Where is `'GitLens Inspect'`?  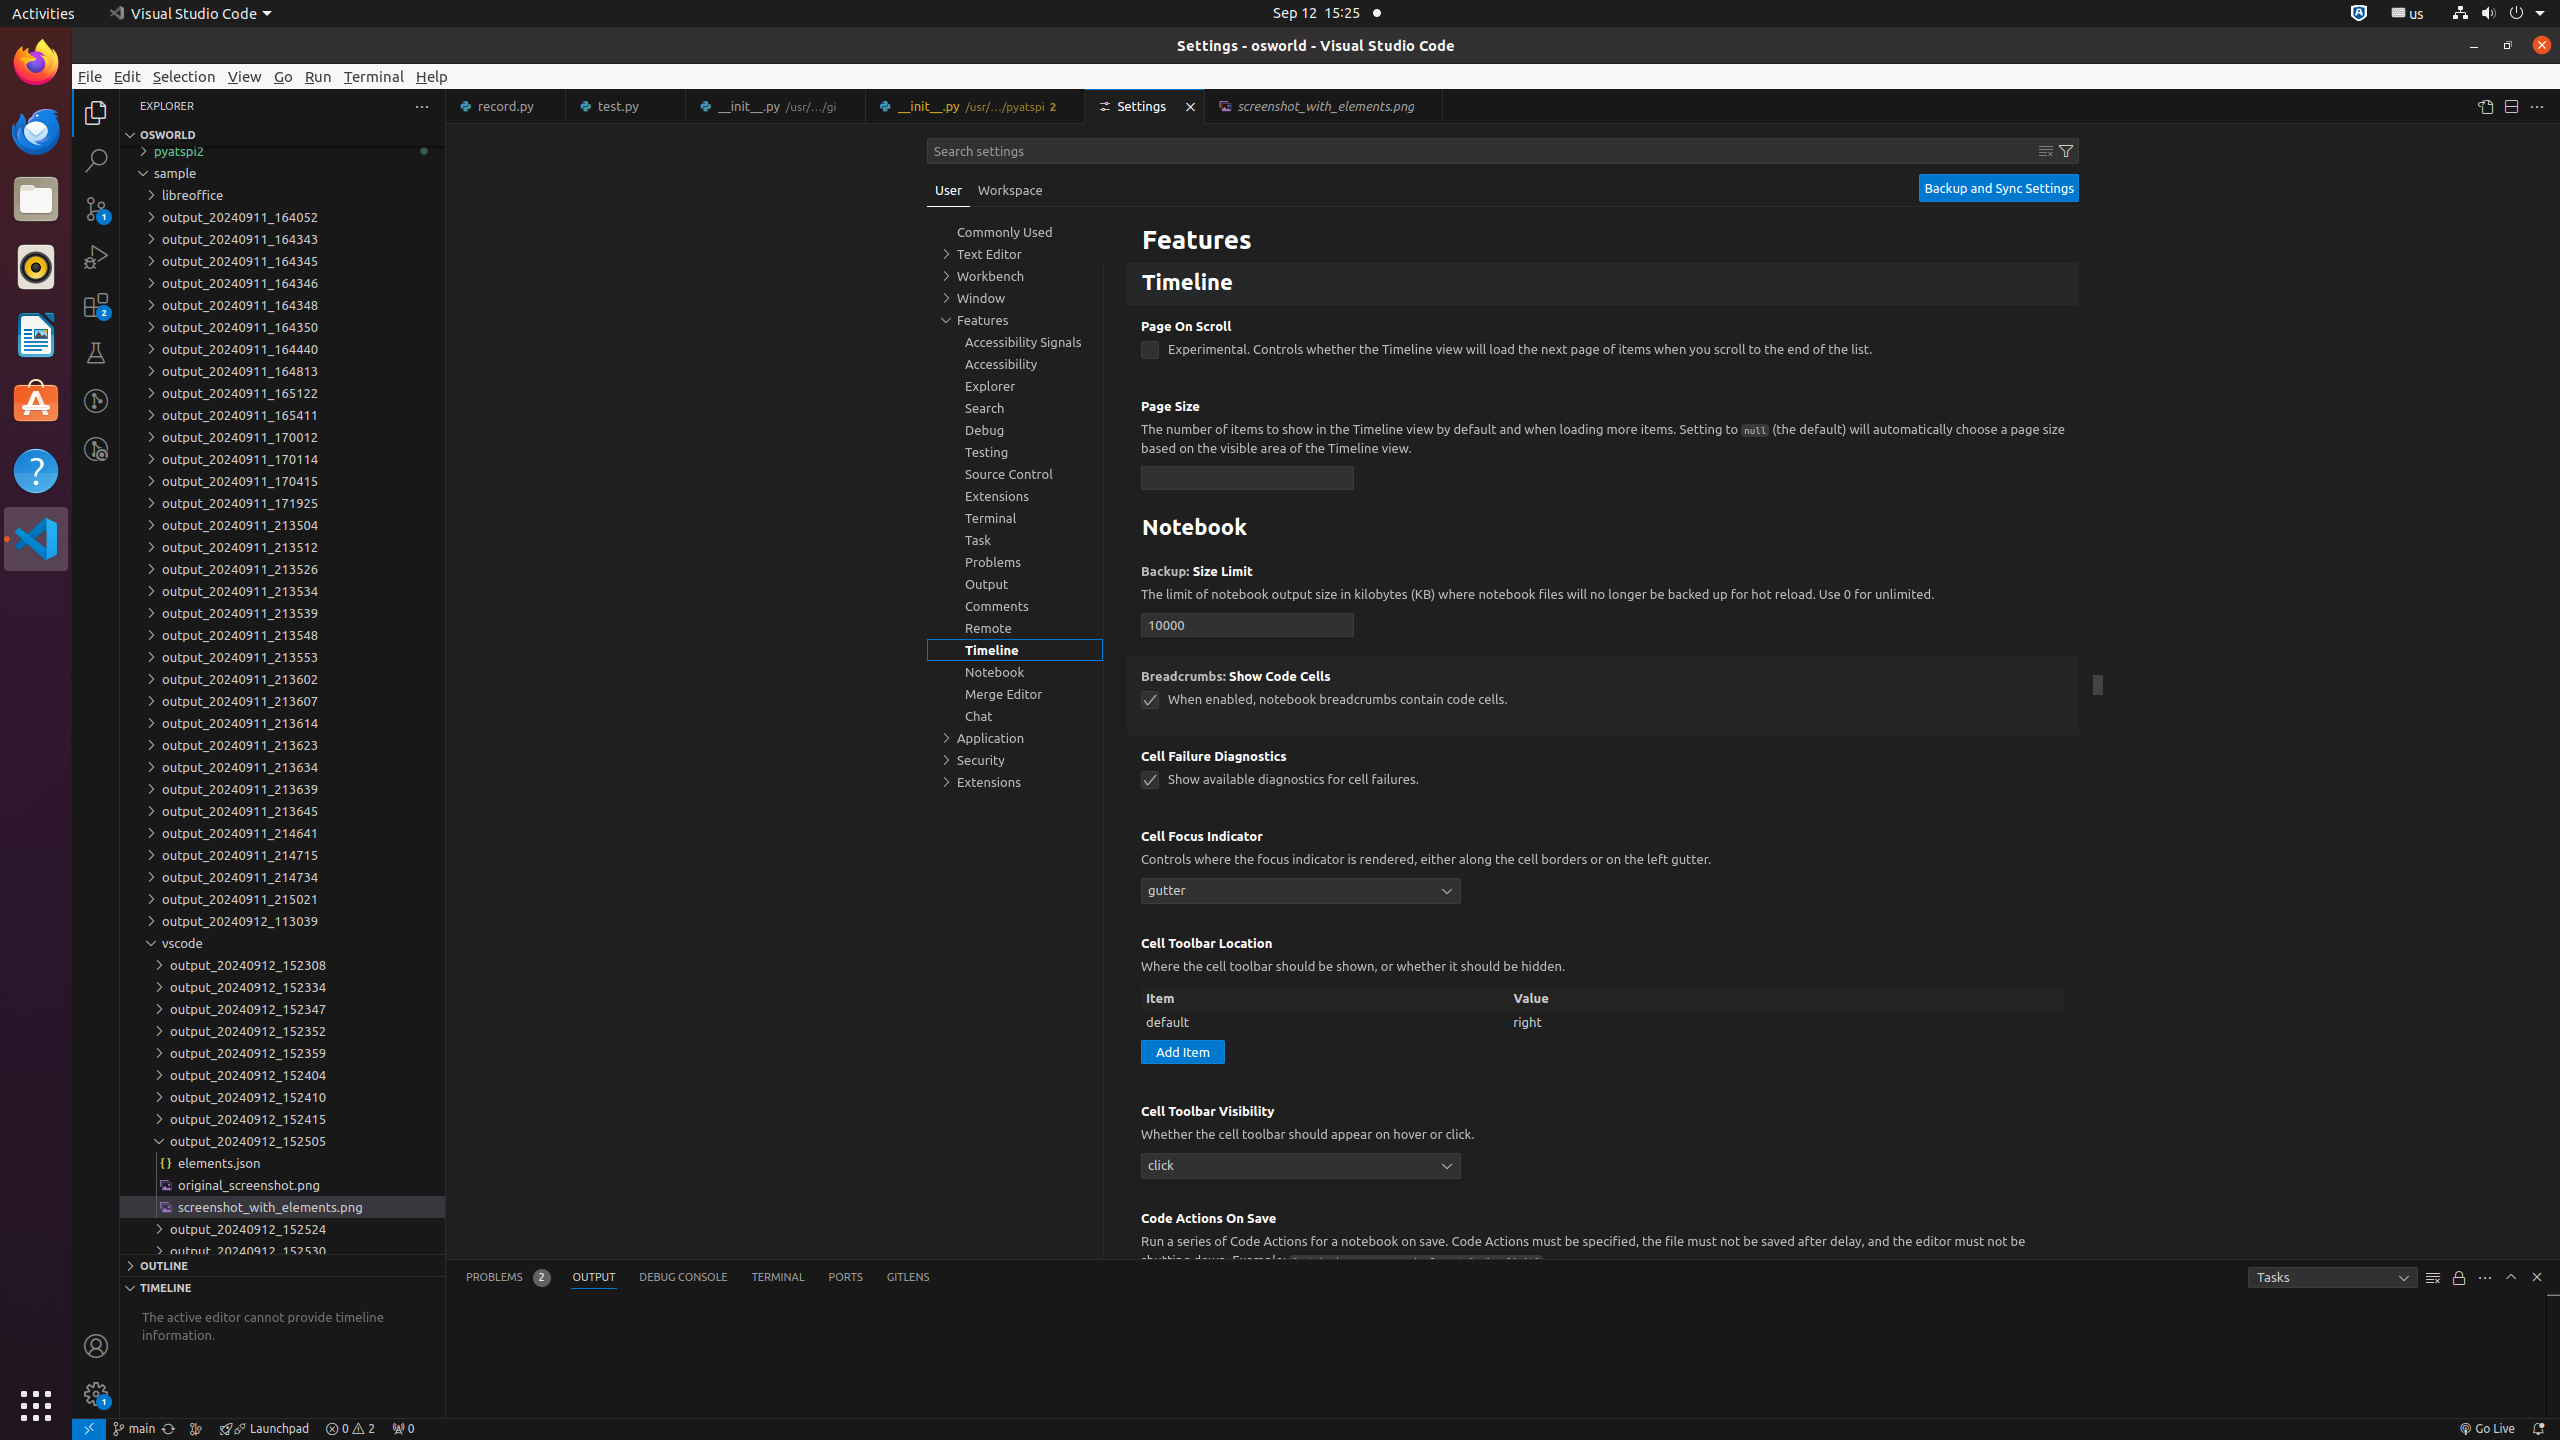 'GitLens Inspect' is located at coordinates (95, 448).